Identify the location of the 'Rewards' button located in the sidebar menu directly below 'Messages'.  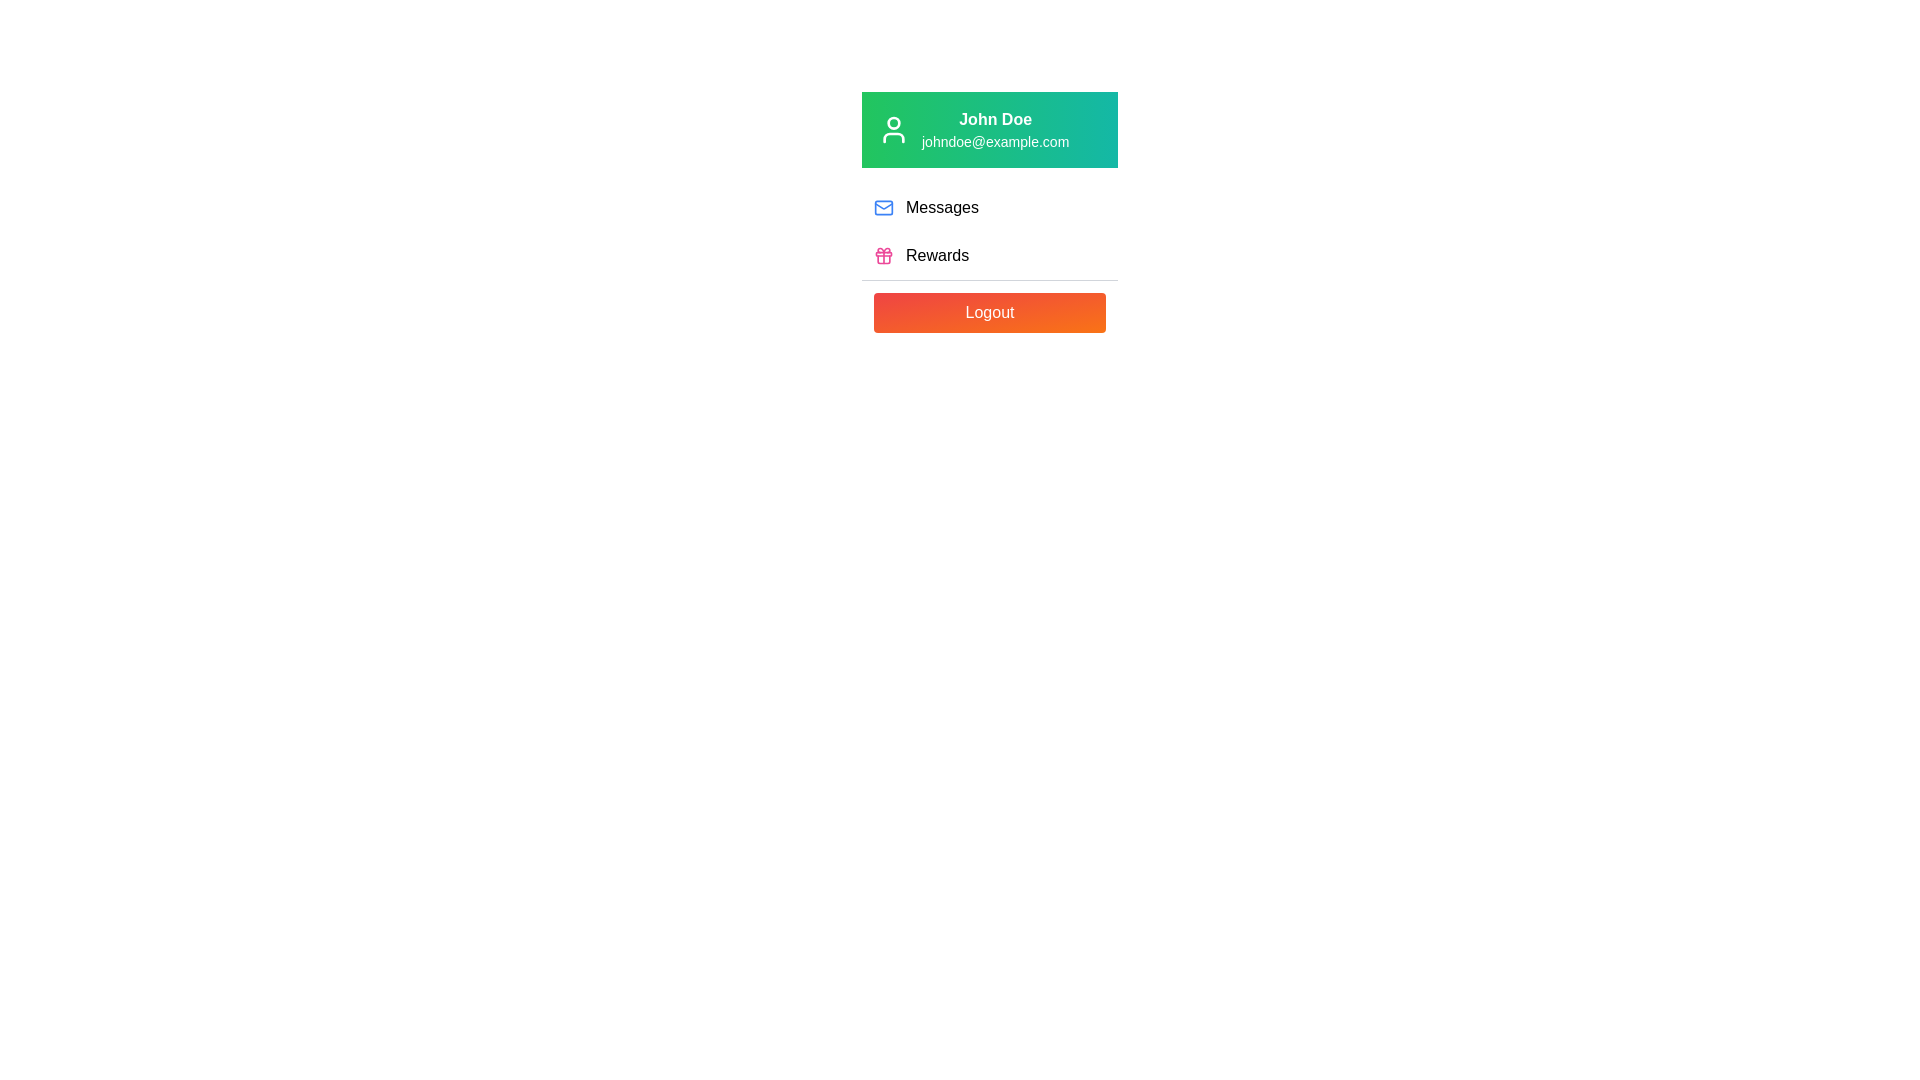
(989, 254).